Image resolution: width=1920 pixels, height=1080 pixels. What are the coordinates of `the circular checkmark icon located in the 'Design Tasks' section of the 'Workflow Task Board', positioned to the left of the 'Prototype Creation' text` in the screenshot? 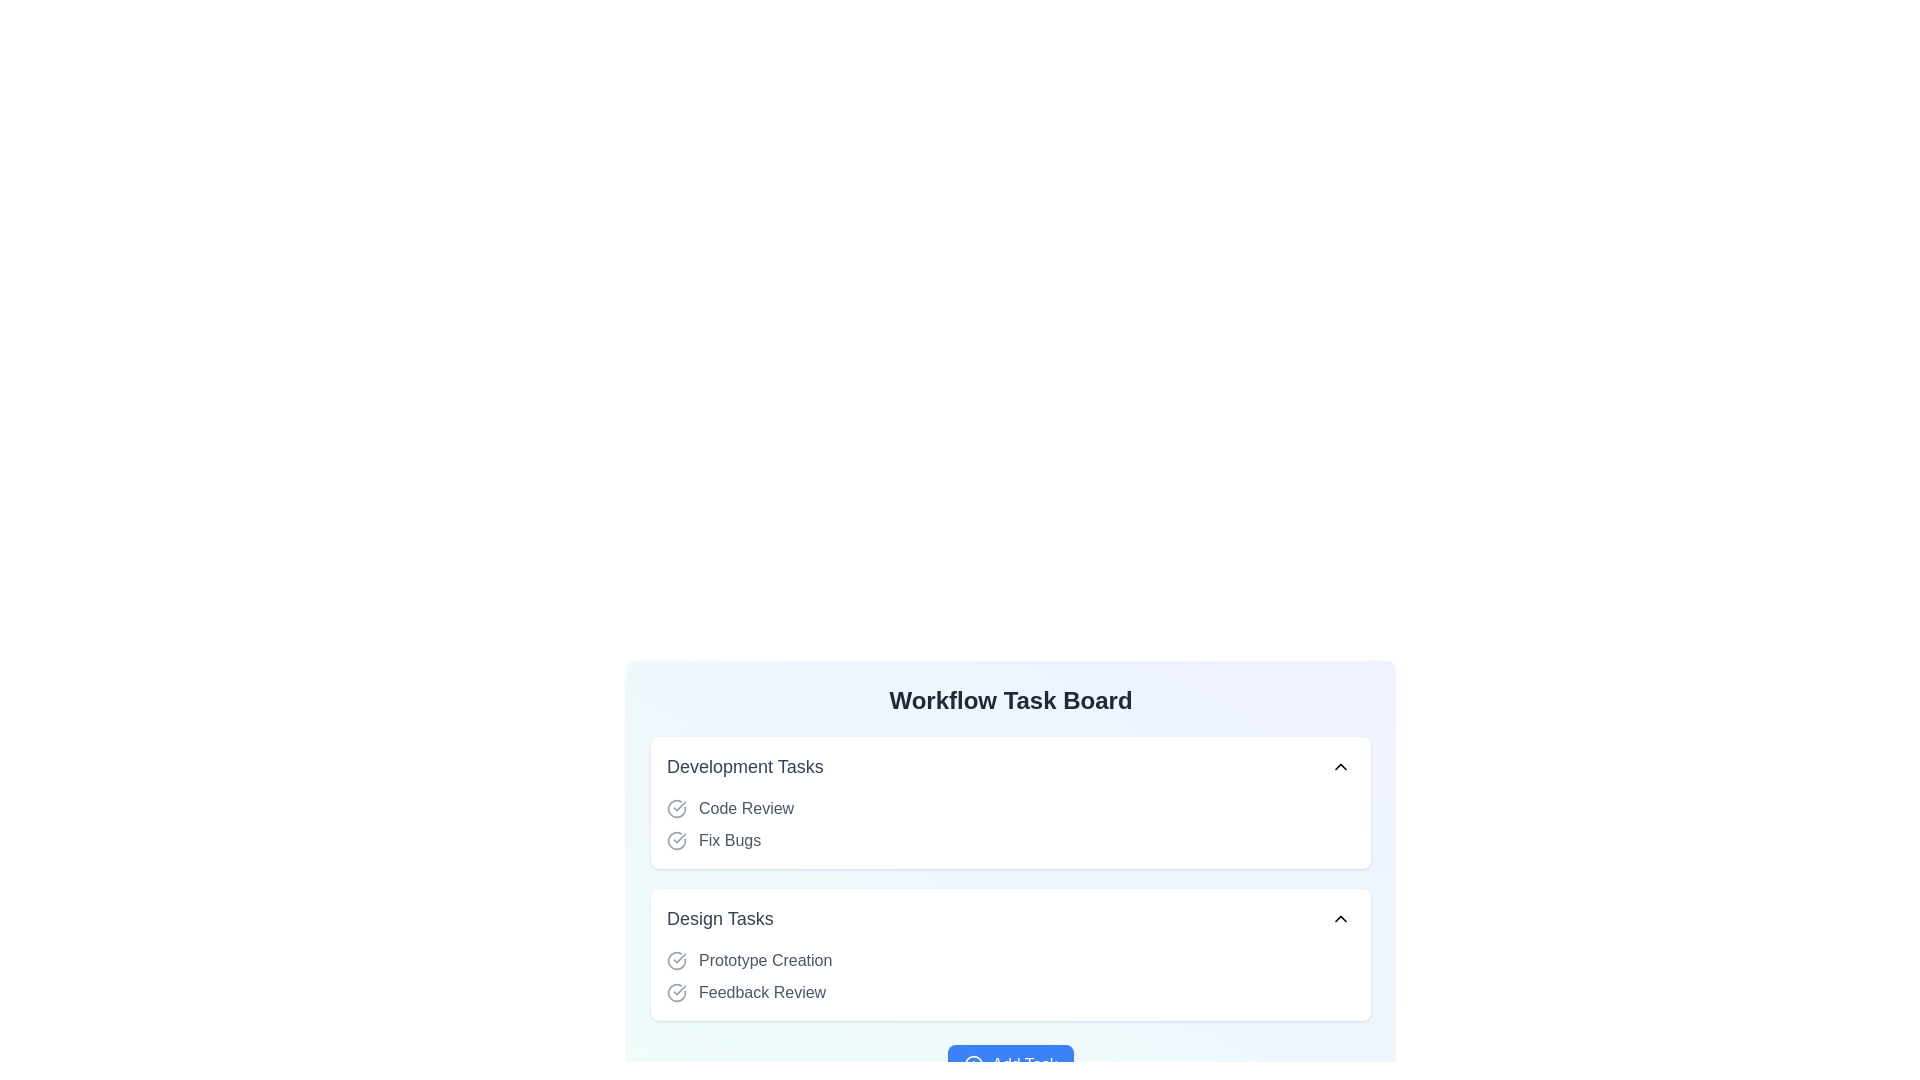 It's located at (676, 959).